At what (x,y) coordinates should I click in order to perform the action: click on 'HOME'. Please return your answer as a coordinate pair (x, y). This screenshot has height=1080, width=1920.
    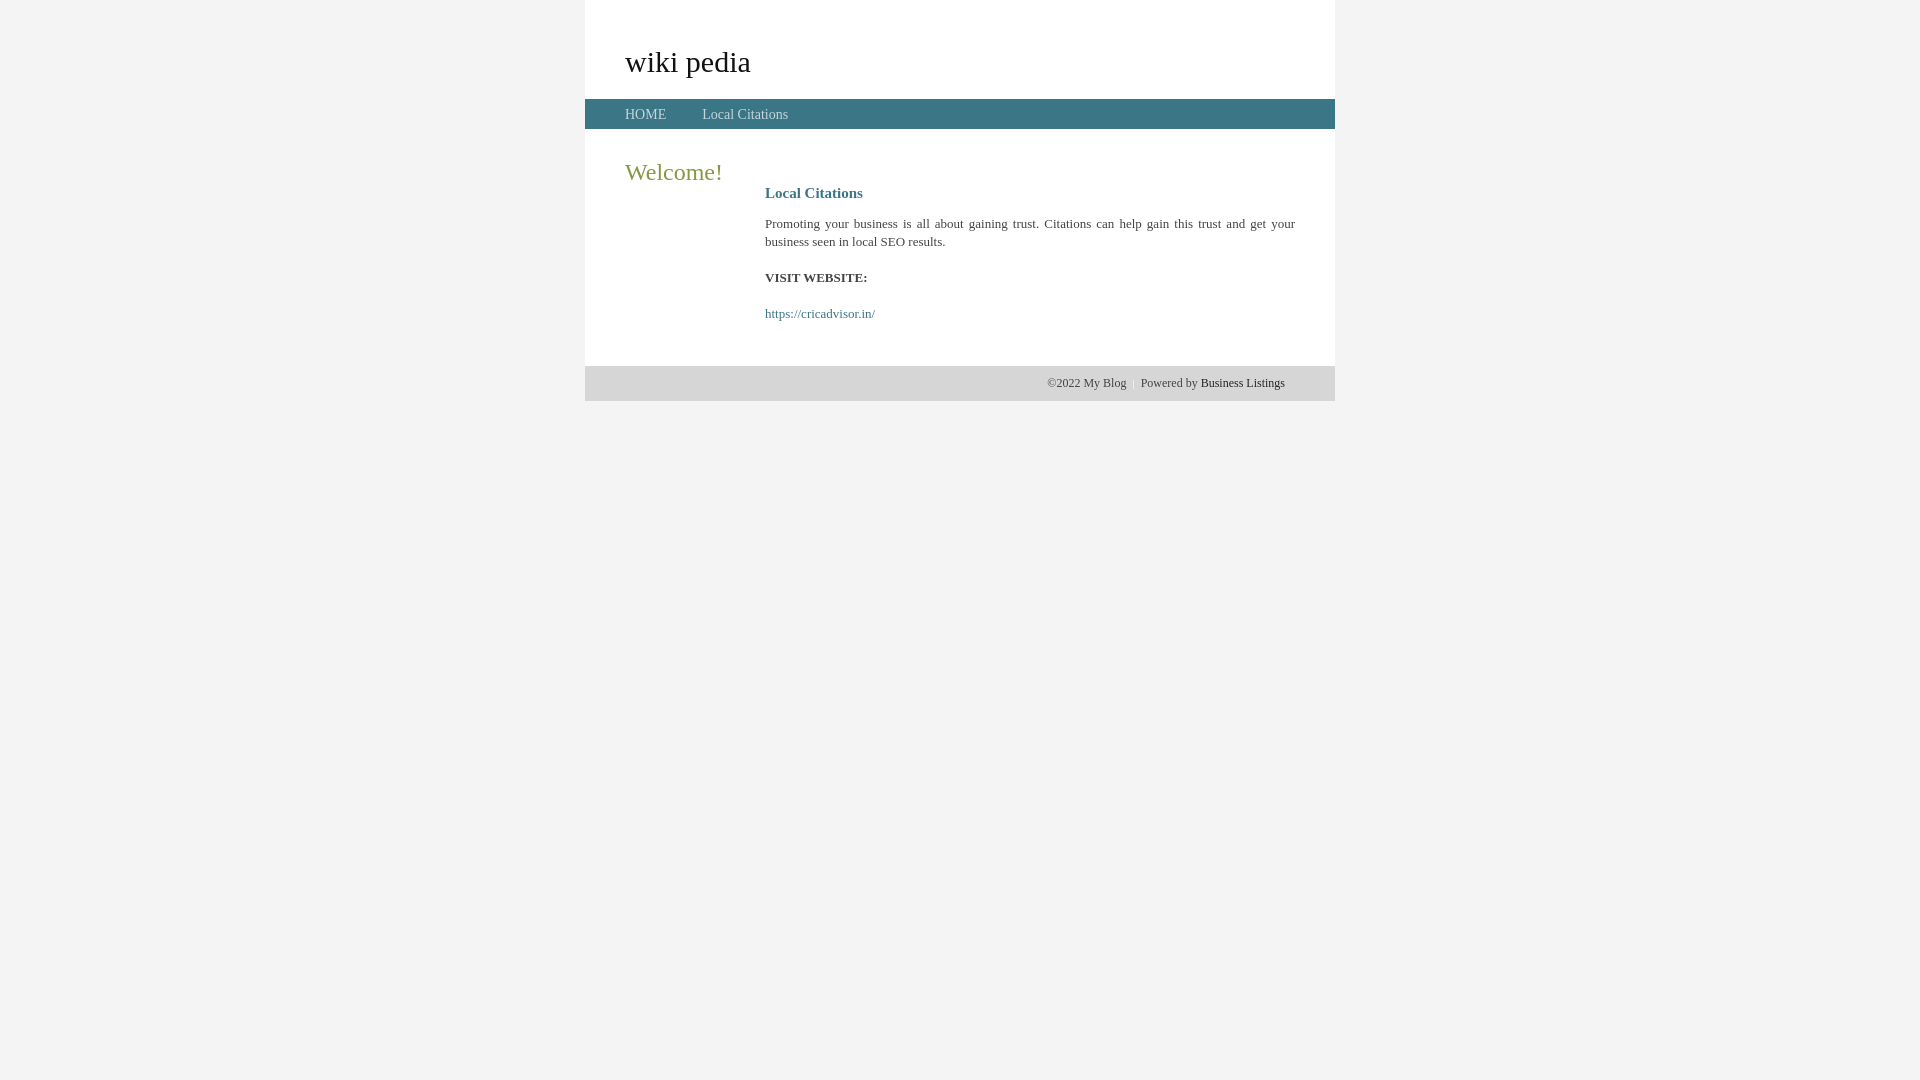
    Looking at the image, I should click on (623, 114).